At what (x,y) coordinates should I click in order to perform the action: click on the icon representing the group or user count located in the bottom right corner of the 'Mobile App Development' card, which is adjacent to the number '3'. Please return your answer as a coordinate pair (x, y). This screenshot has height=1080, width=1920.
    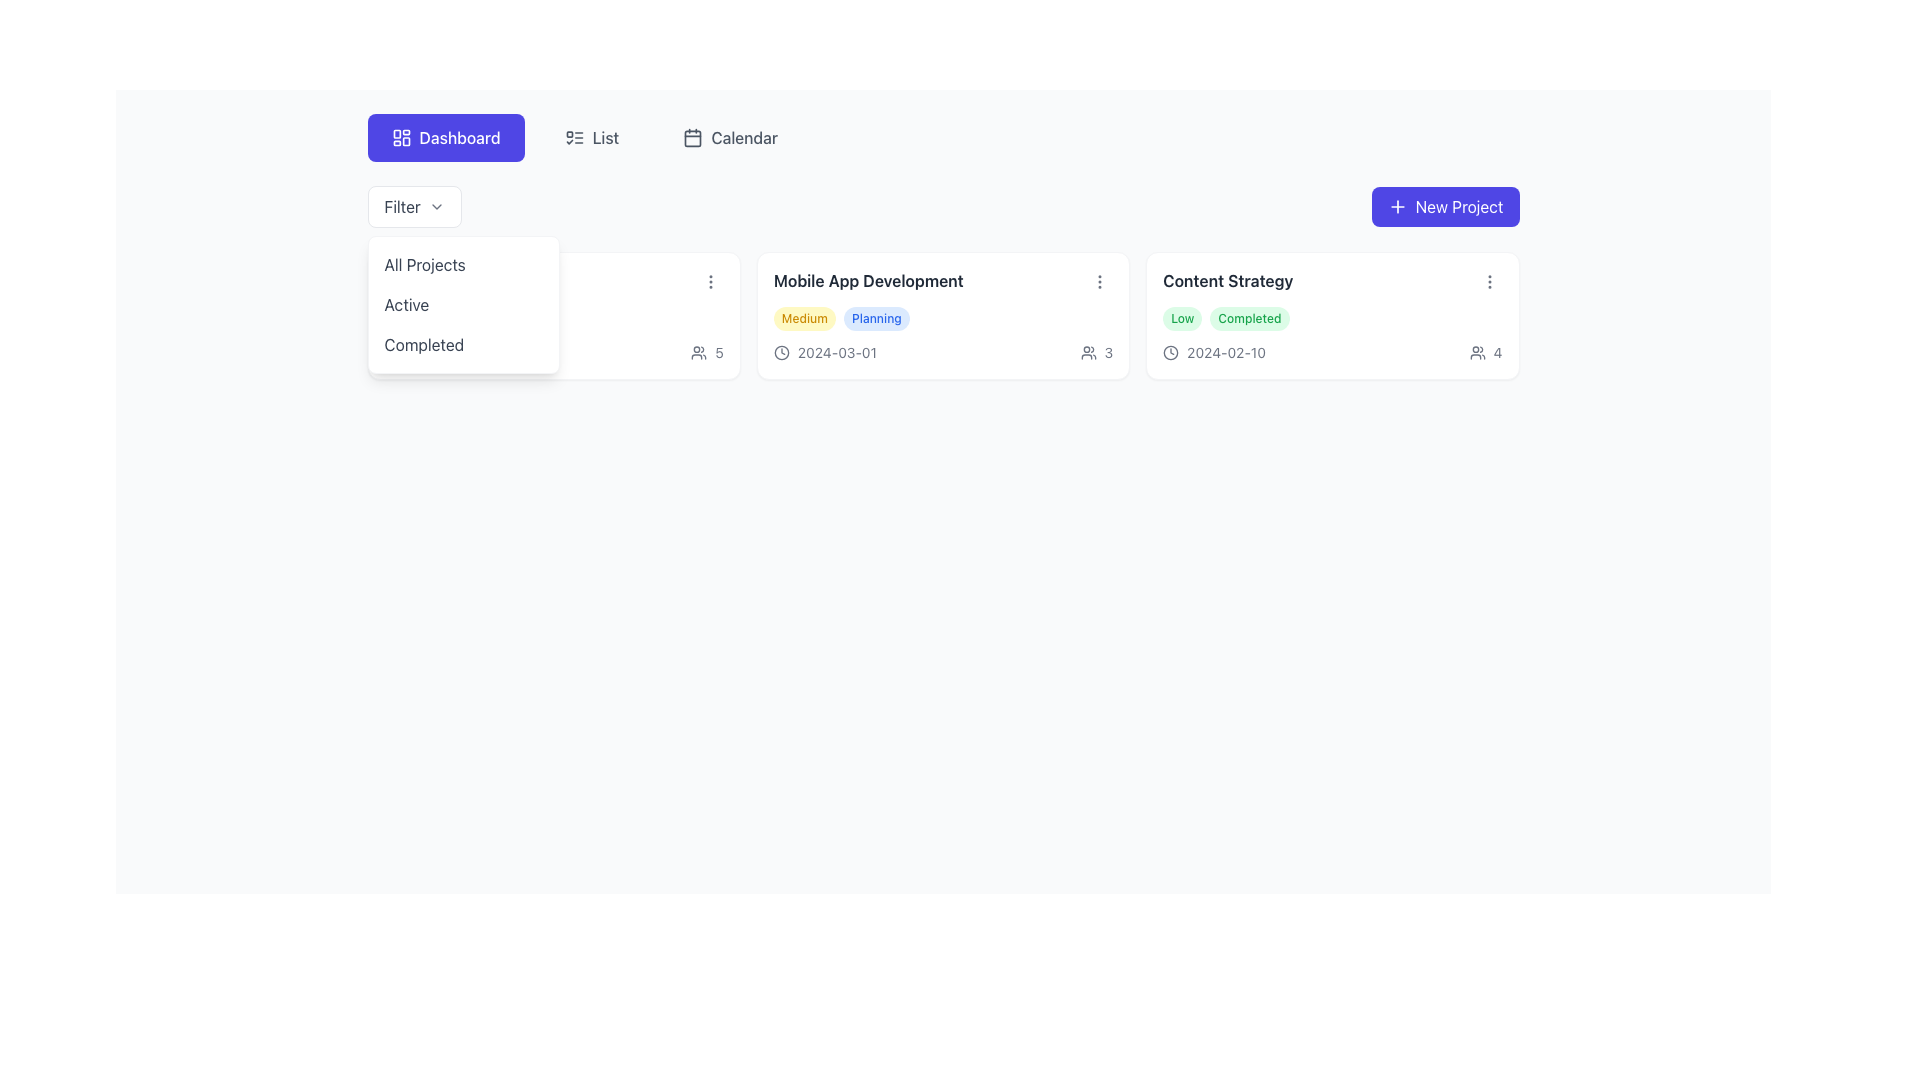
    Looking at the image, I should click on (1087, 352).